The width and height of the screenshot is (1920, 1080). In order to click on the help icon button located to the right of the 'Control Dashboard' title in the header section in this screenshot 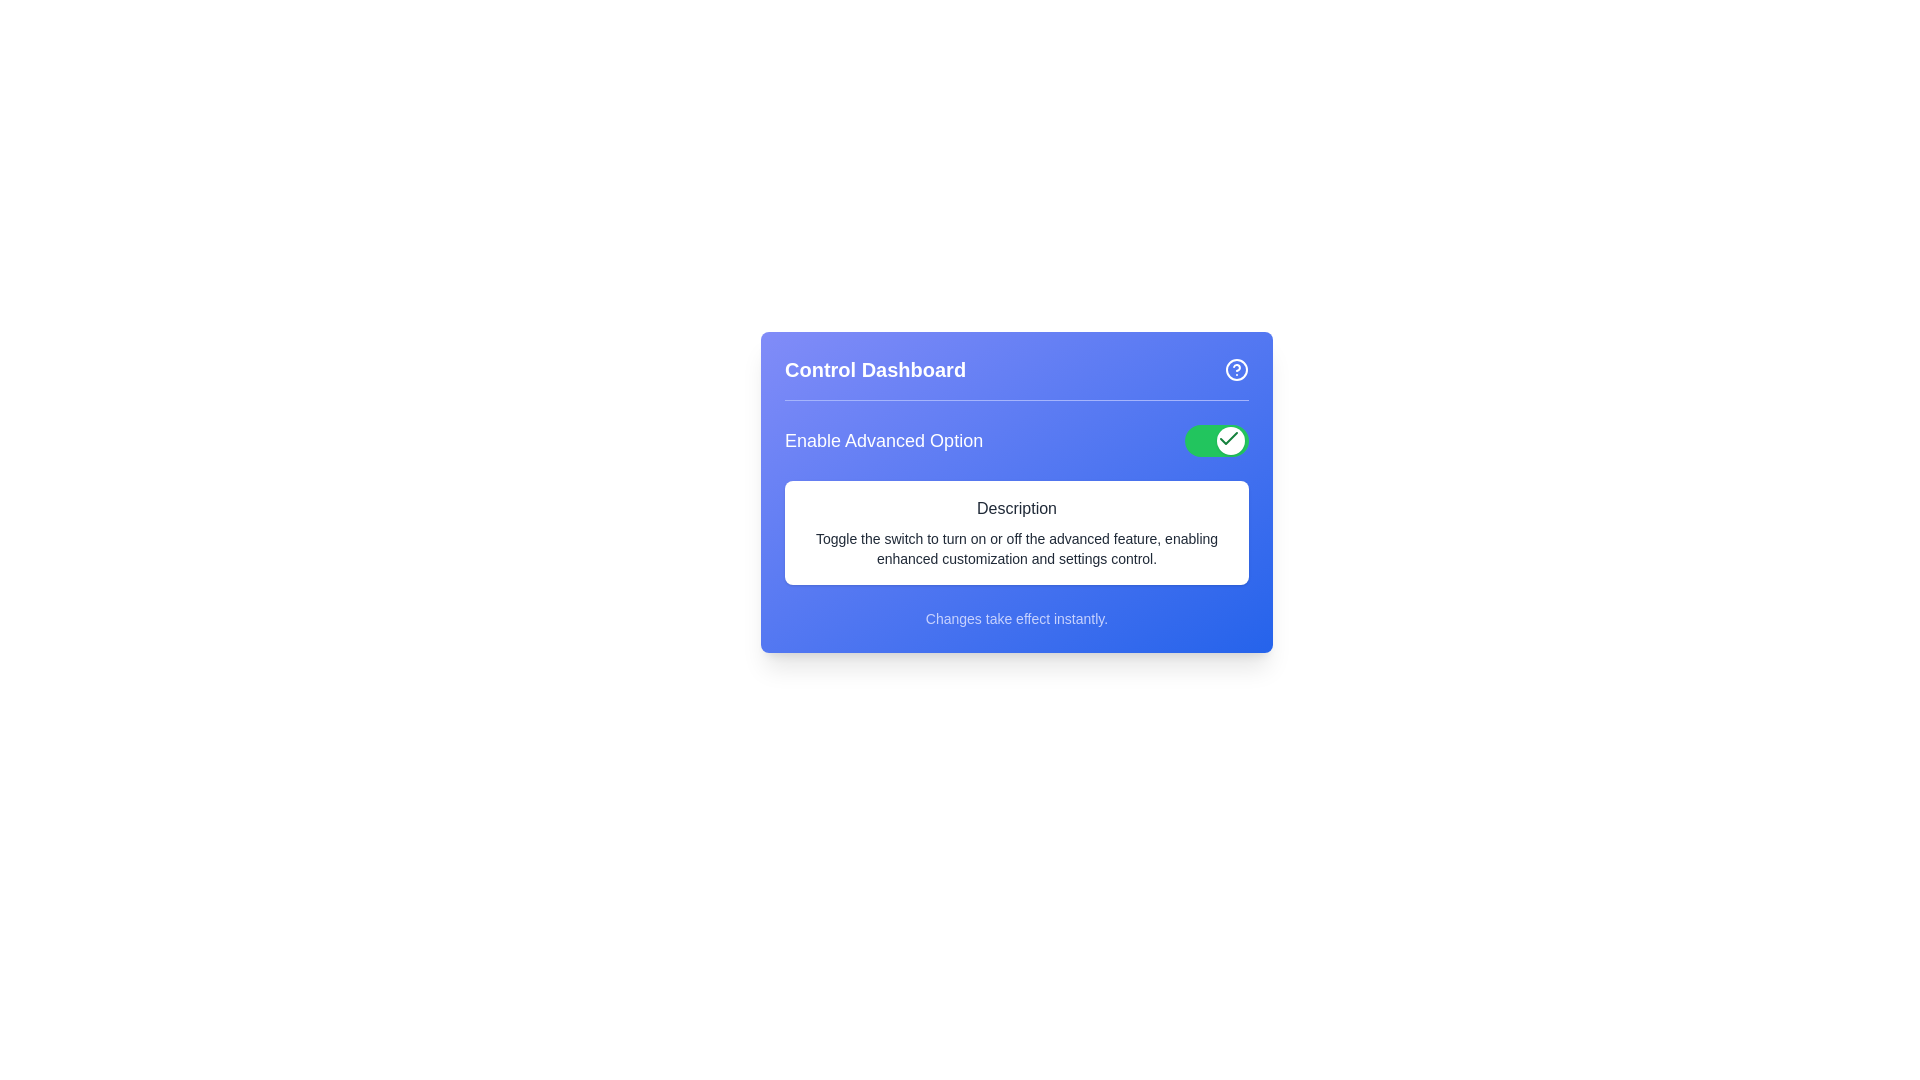, I will do `click(1236, 370)`.